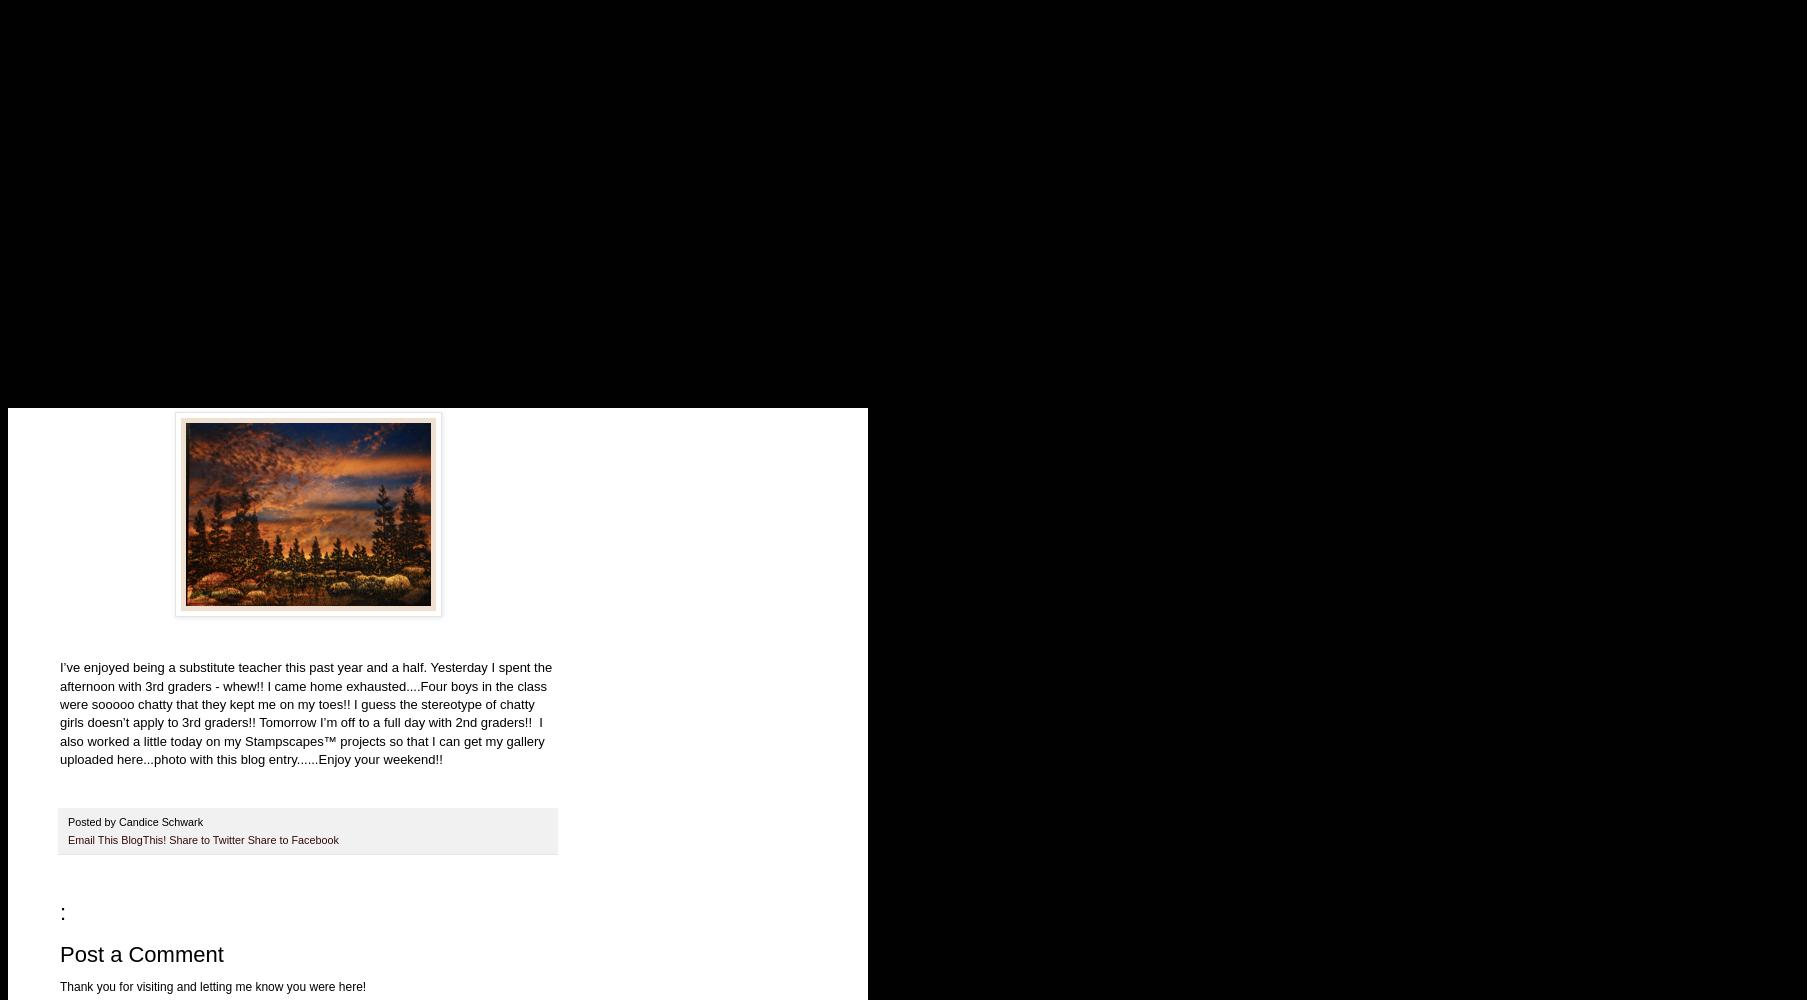  What do you see at coordinates (146, 250) in the screenshot?
I see `'Bible Journaling Ideas/Links'` at bounding box center [146, 250].